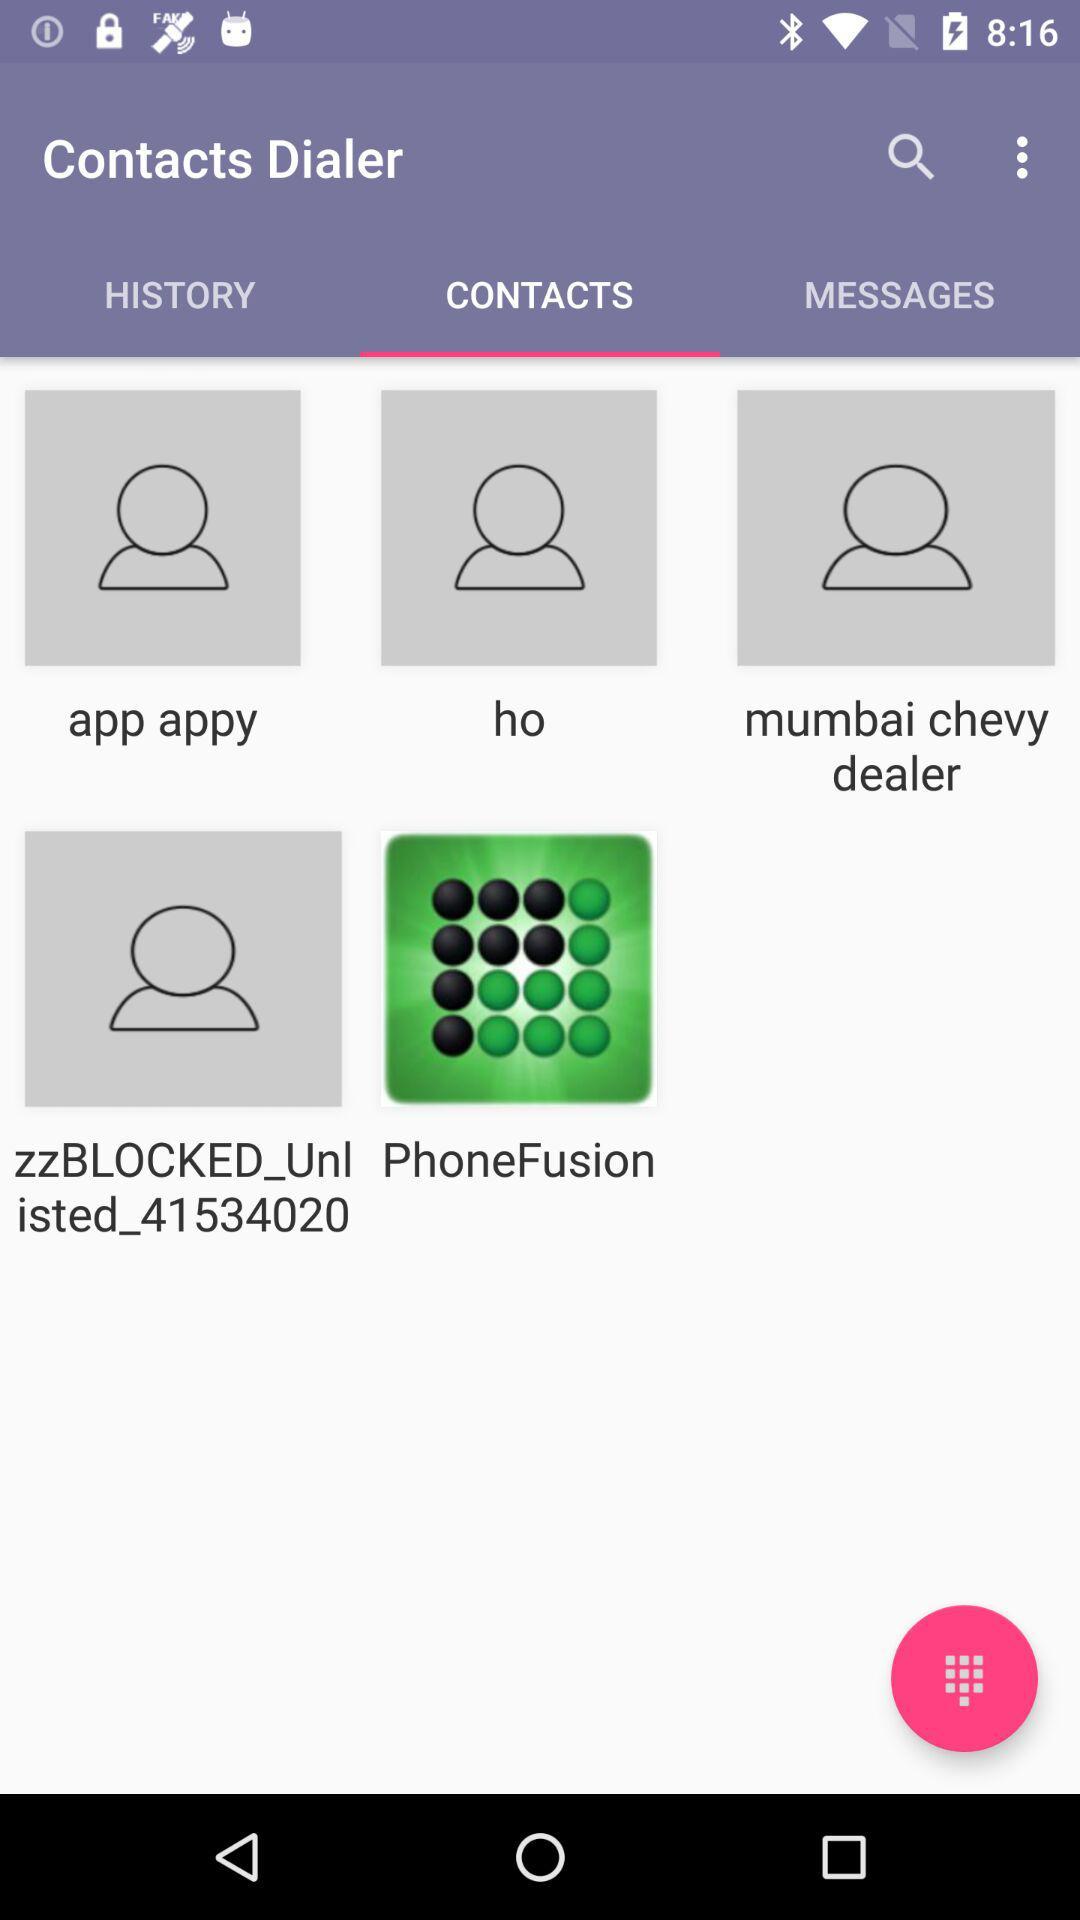  Describe the element at coordinates (1027, 156) in the screenshot. I see `item above the messages item` at that location.